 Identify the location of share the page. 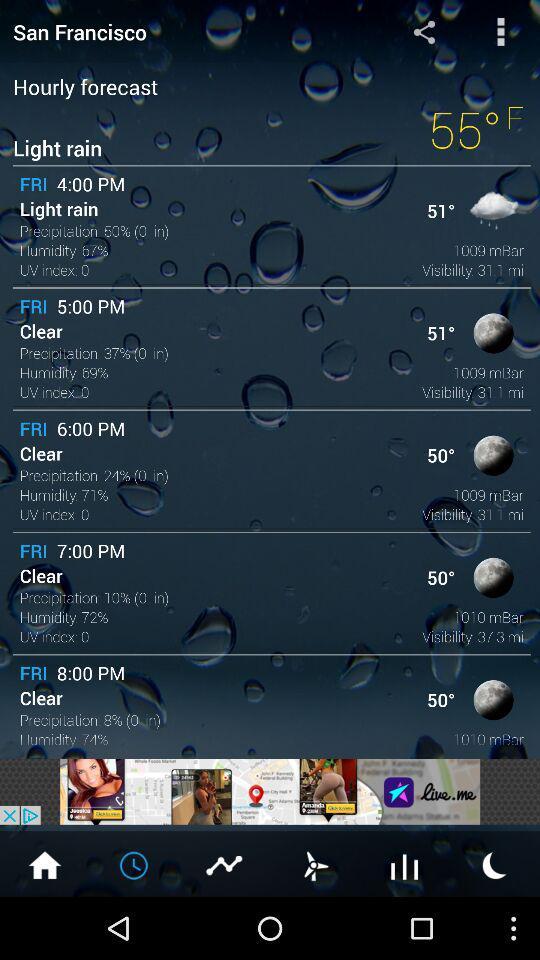
(423, 30).